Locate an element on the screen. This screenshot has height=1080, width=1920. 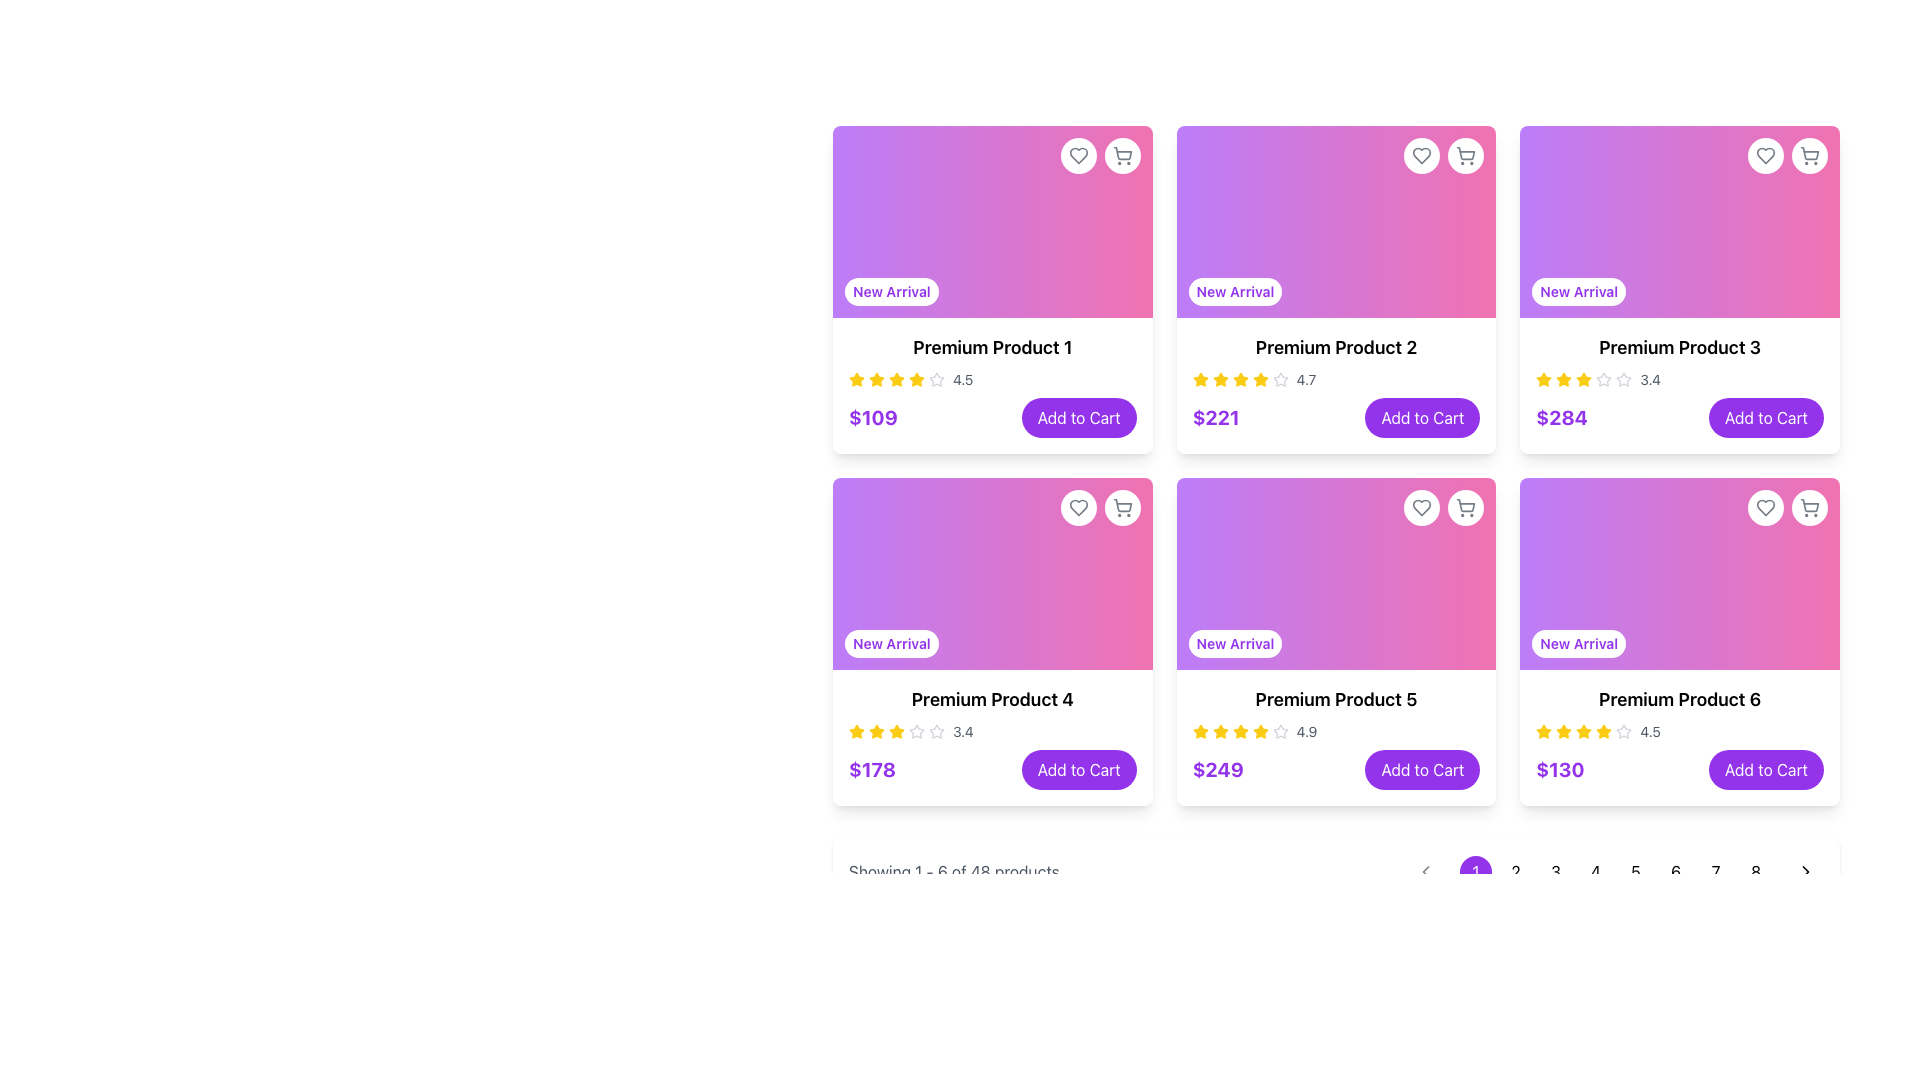
fifth star rating icon in the rating widget of the 'Premium Product 3' card to check its properties is located at coordinates (1604, 380).